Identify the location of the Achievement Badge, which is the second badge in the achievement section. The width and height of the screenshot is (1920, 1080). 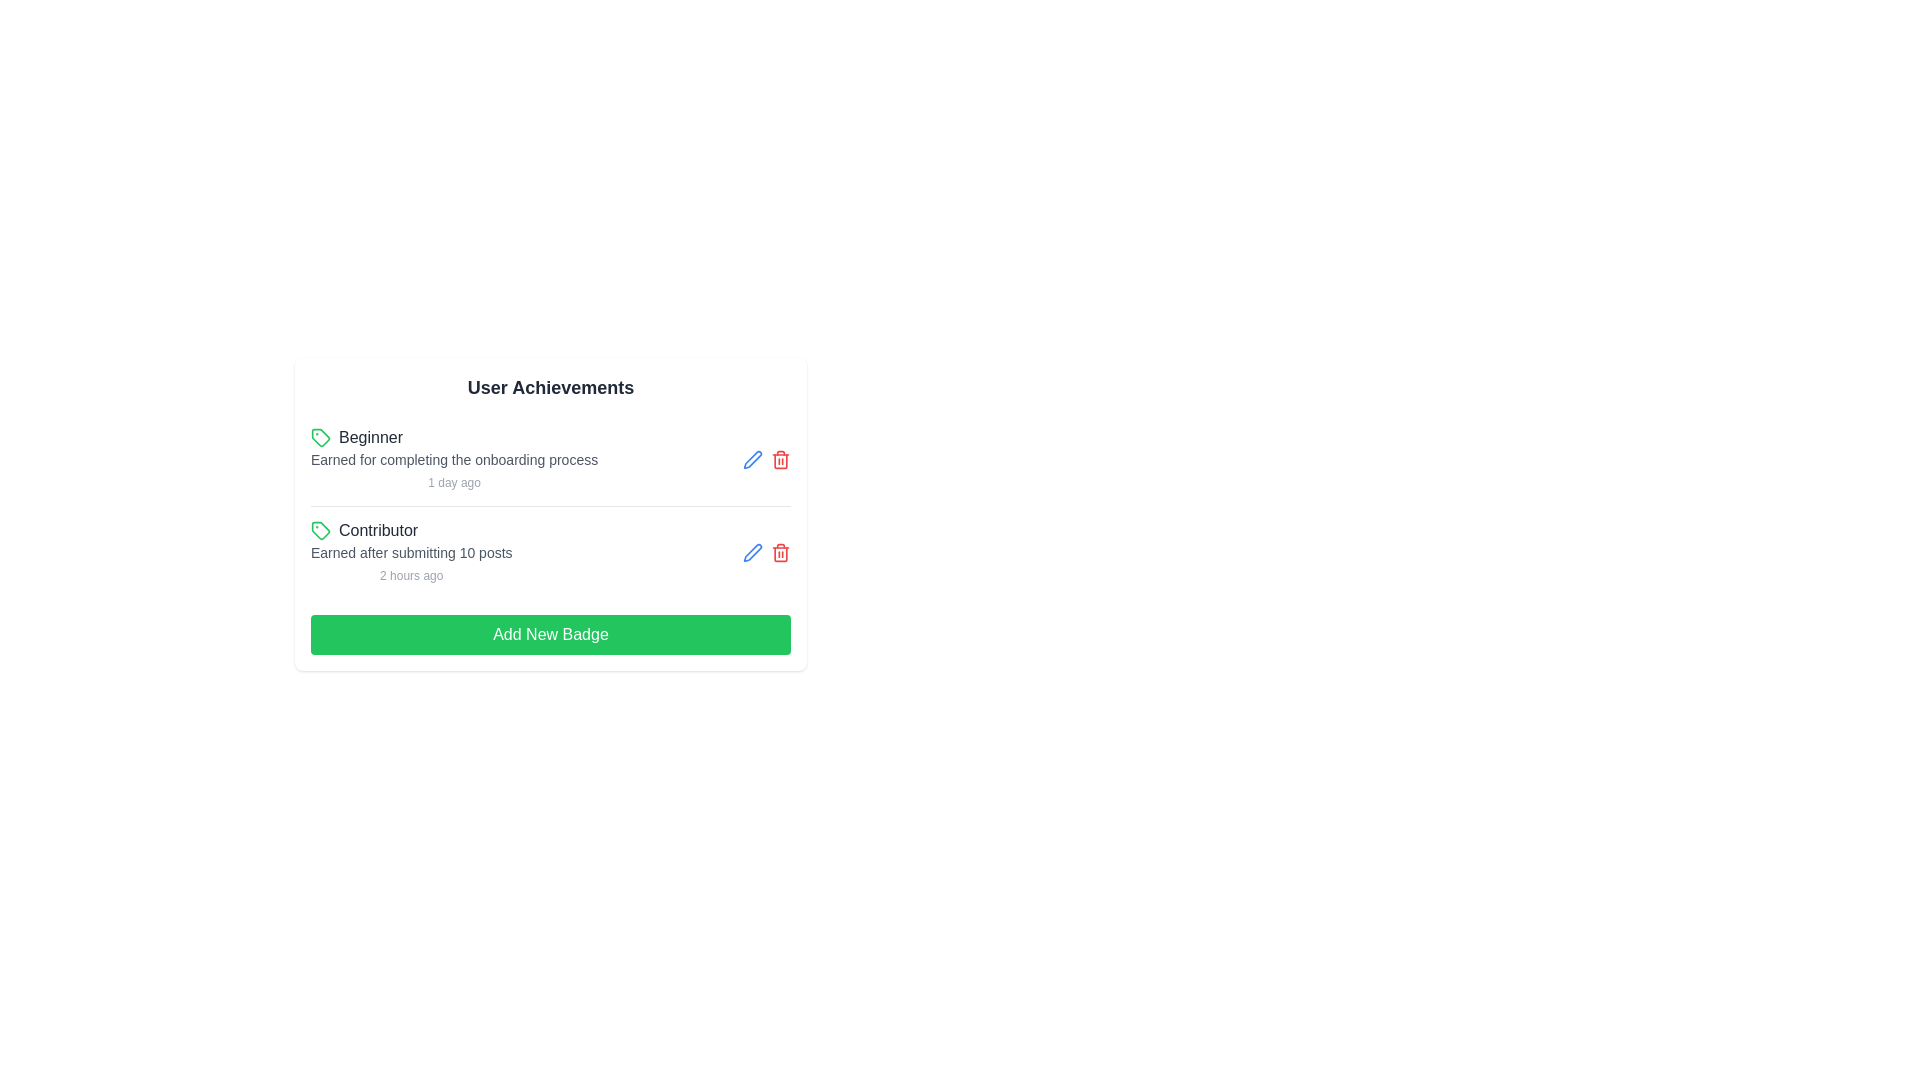
(410, 552).